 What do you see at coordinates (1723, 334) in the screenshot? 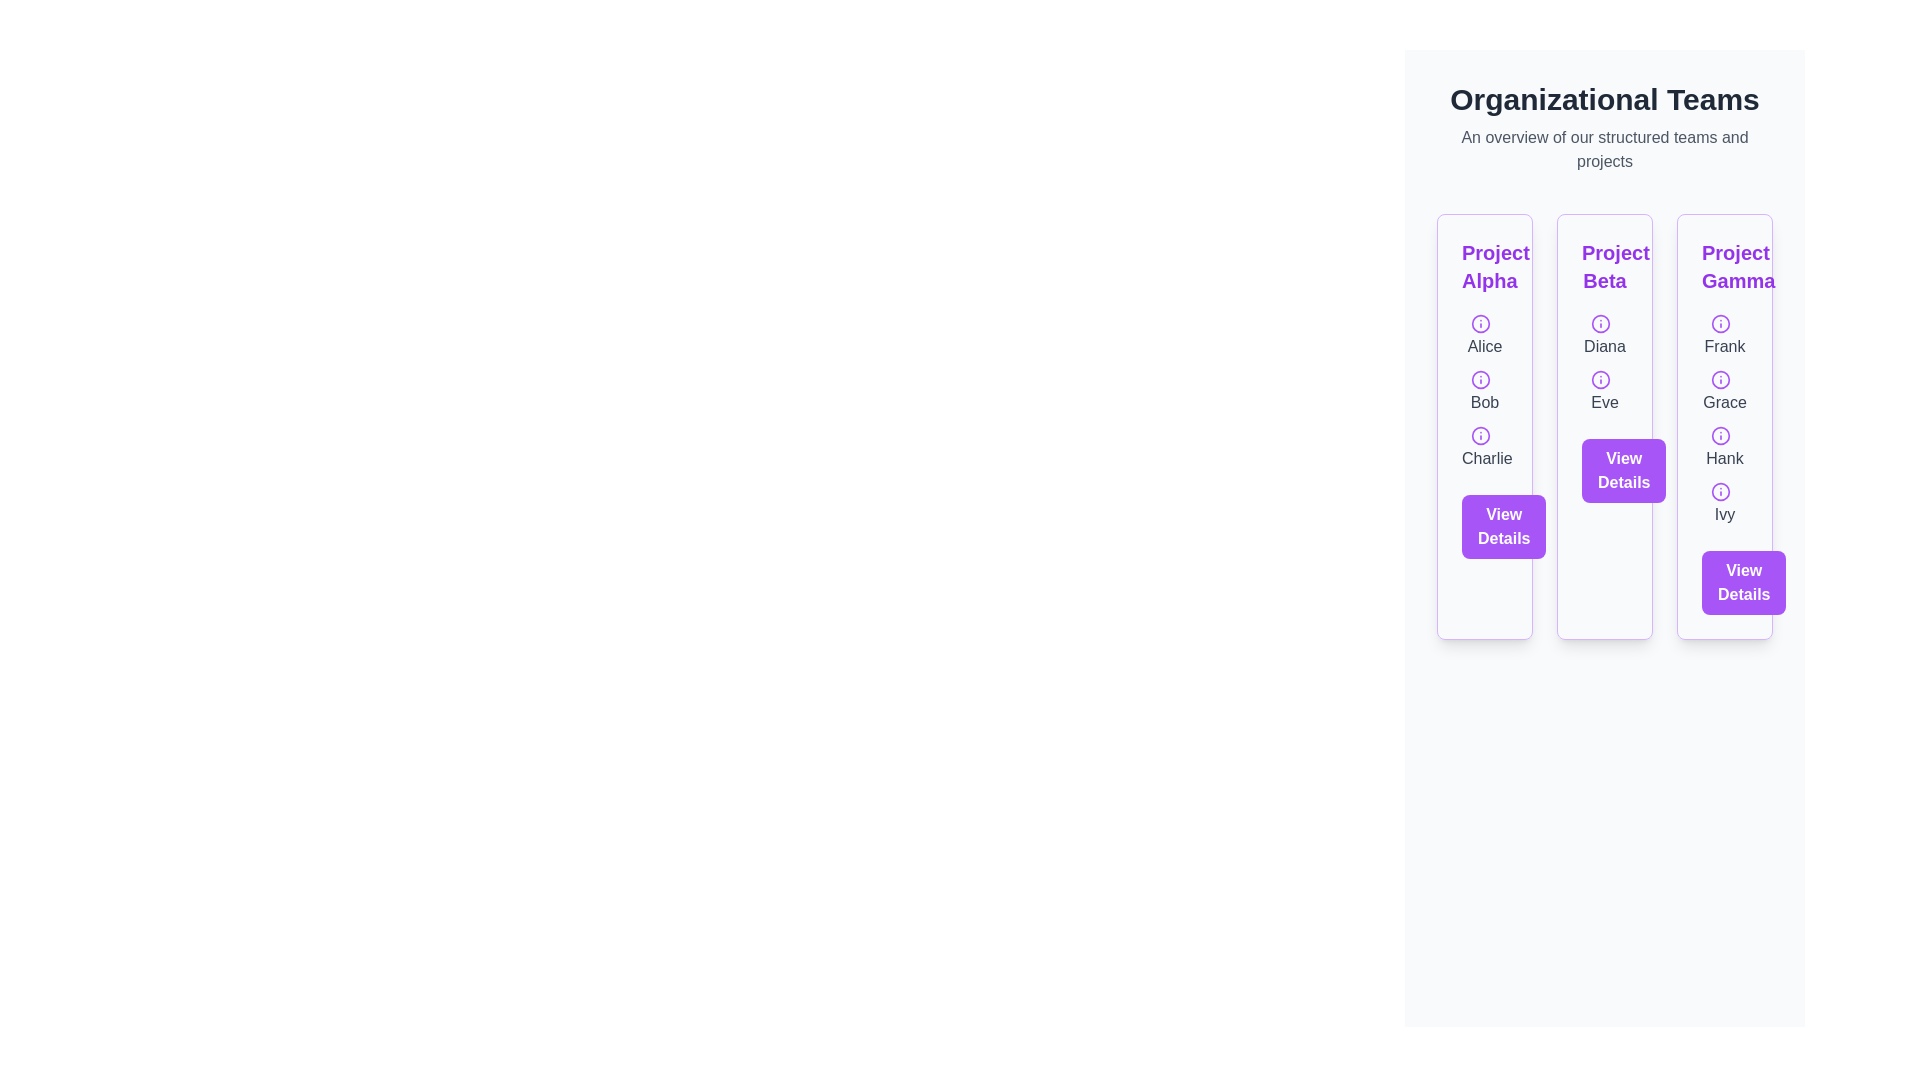
I see `the text label representing the name 'Frank'` at bounding box center [1723, 334].